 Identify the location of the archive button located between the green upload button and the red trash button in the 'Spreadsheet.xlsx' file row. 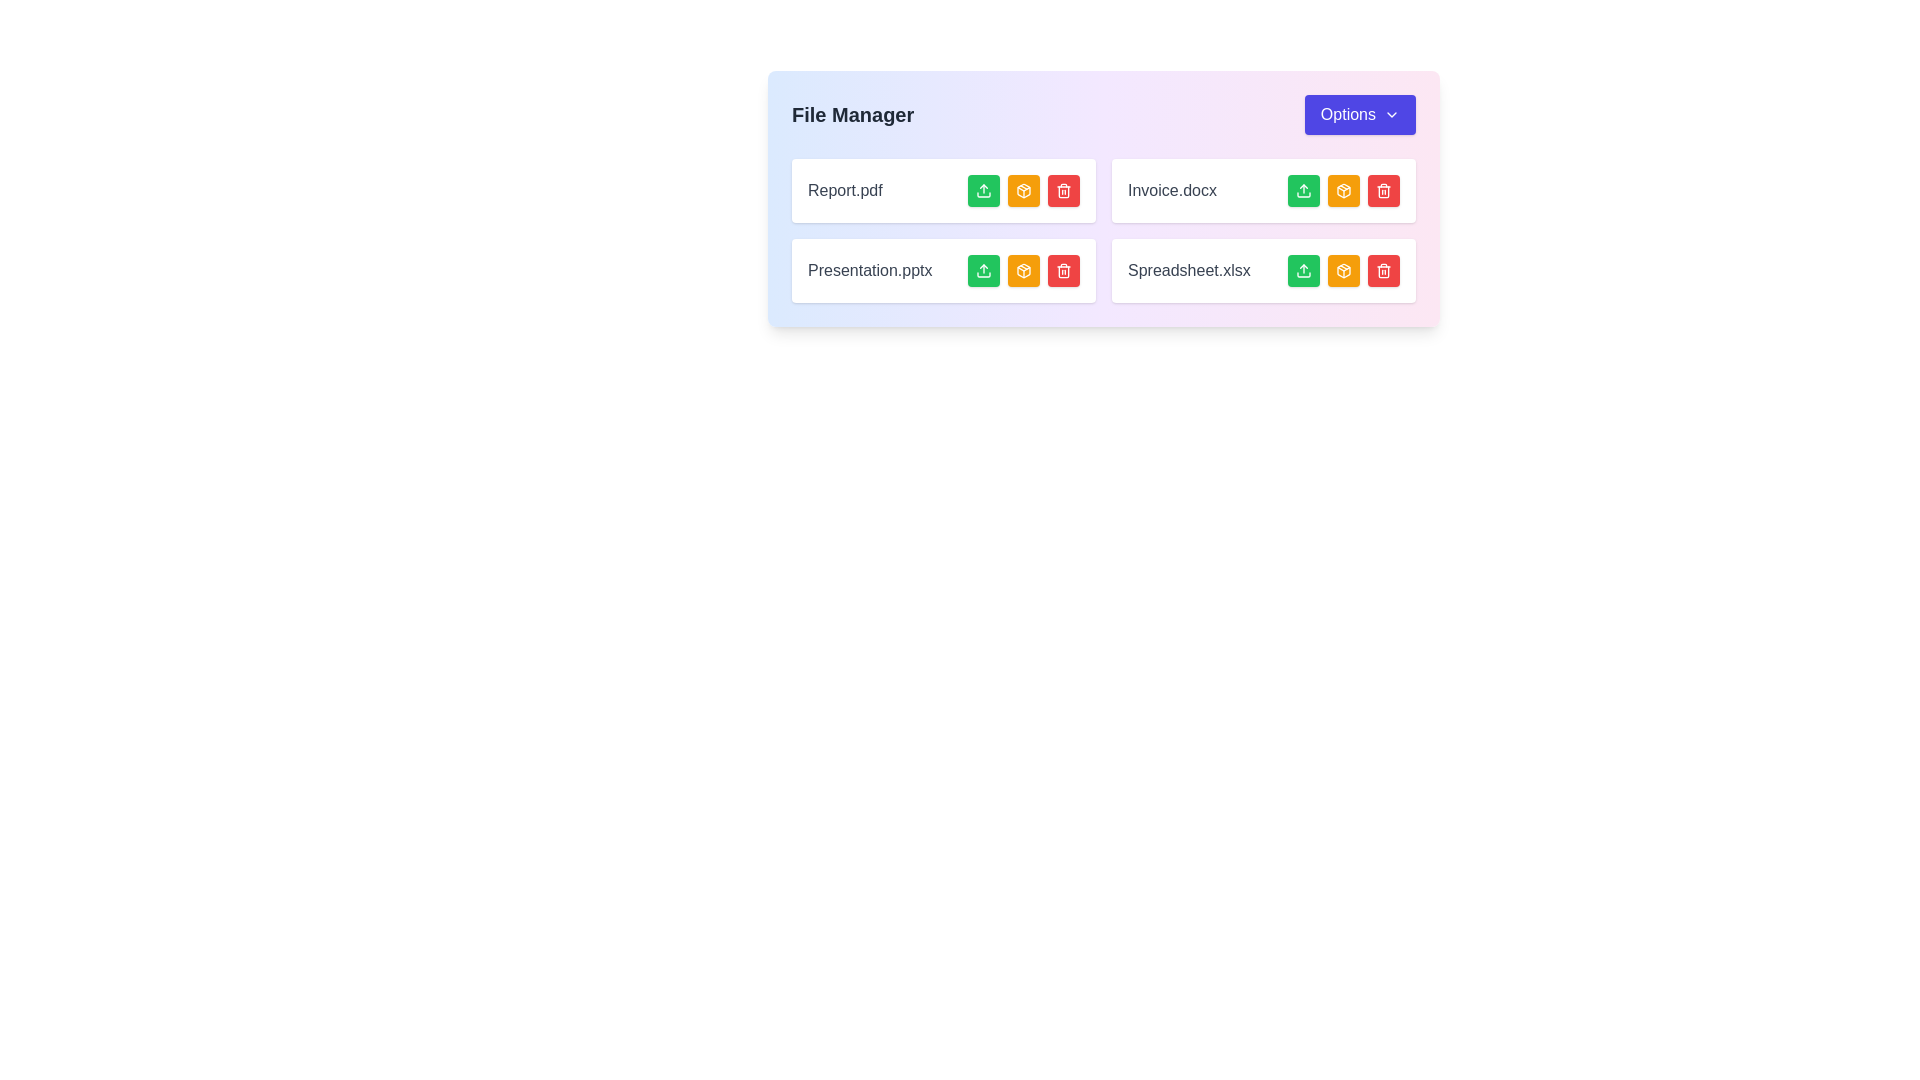
(1344, 270).